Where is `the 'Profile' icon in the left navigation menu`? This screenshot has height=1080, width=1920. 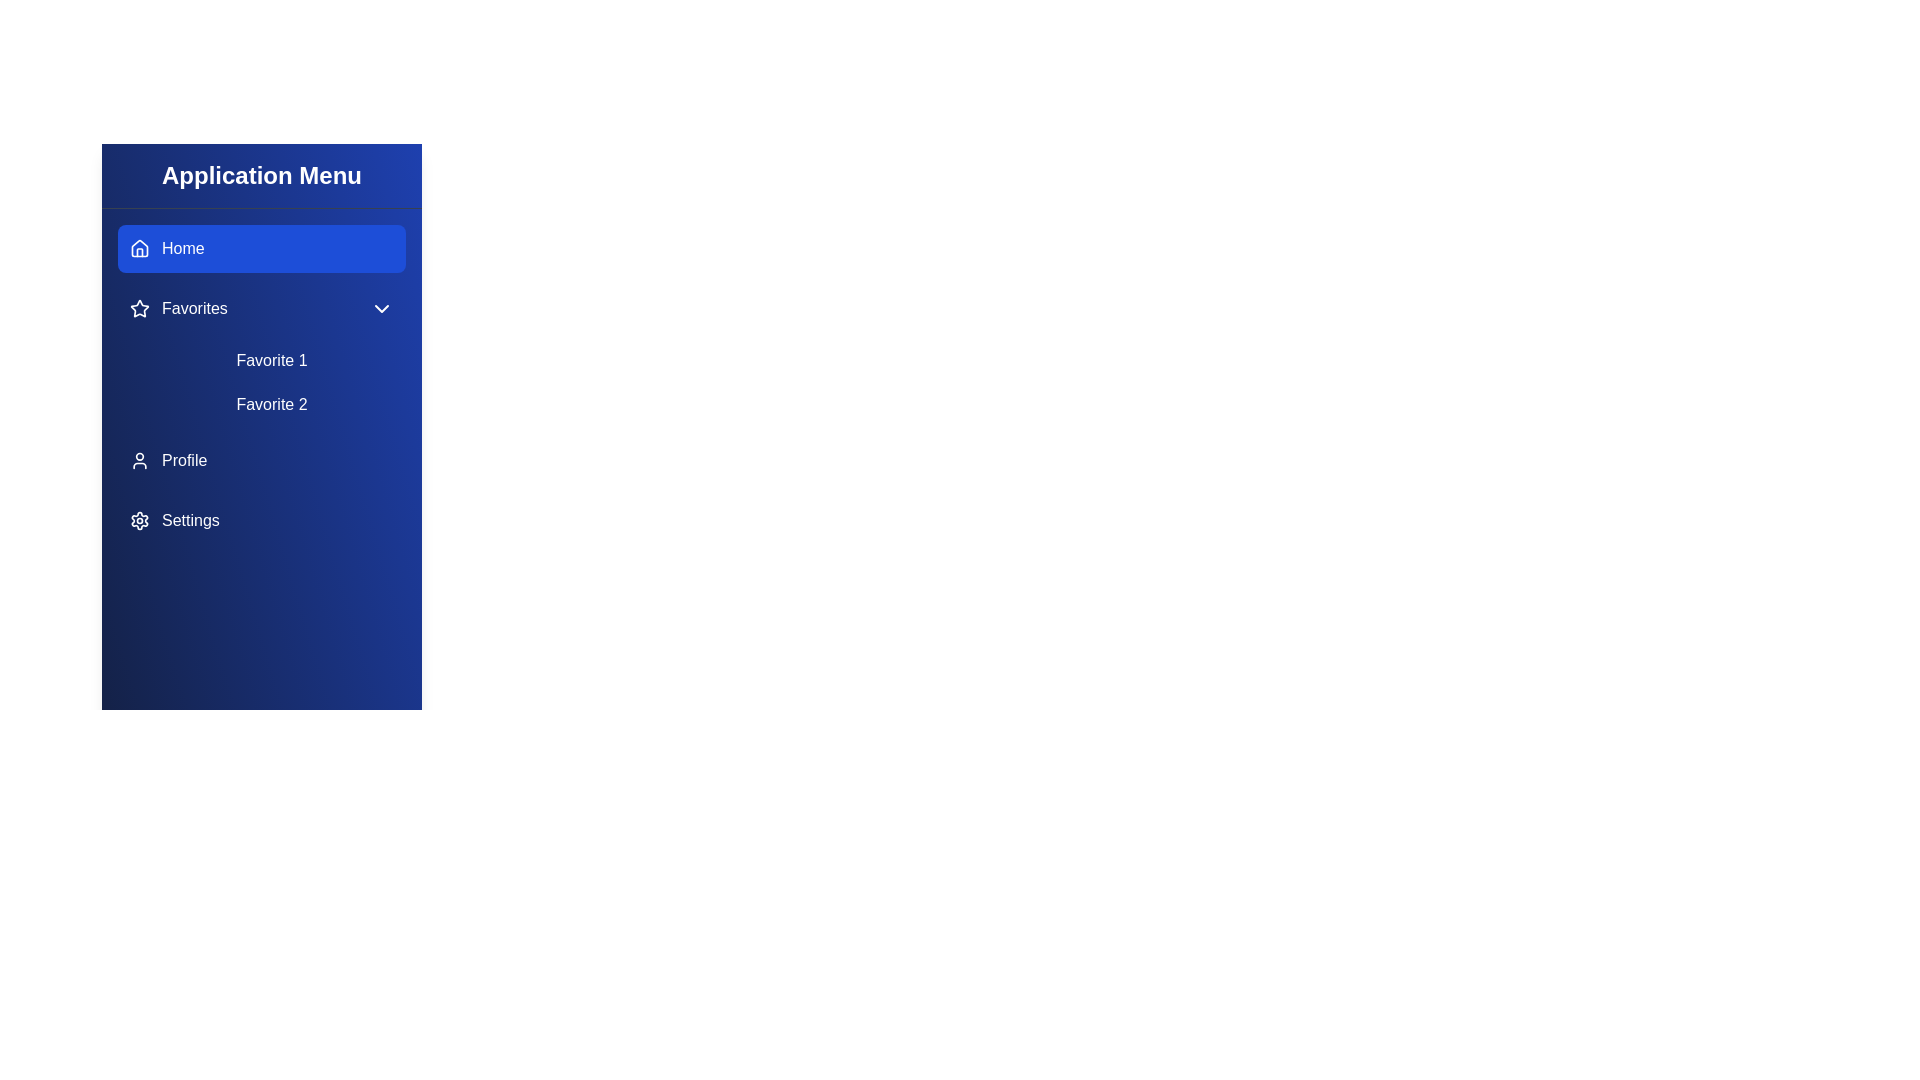
the 'Profile' icon in the left navigation menu is located at coordinates (138, 461).